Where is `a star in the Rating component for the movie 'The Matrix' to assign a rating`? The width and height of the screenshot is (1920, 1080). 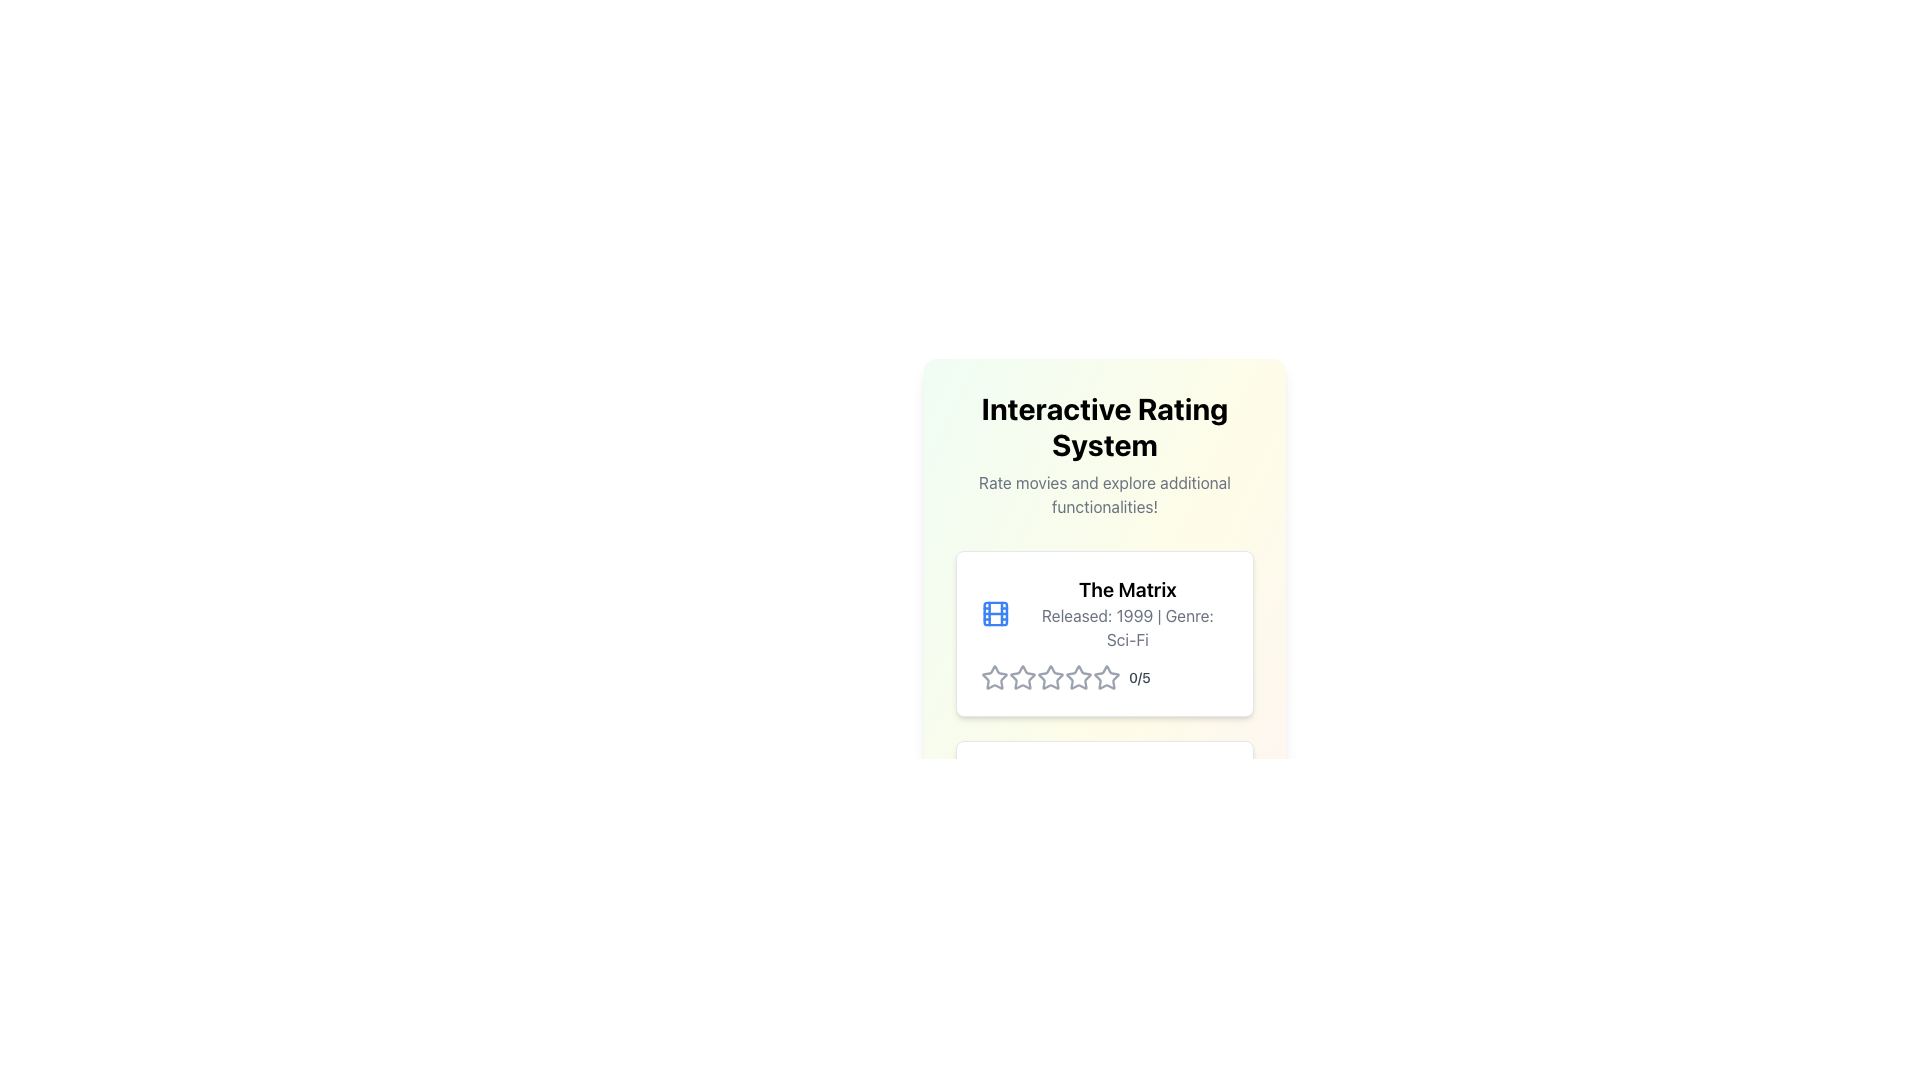 a star in the Rating component for the movie 'The Matrix' to assign a rating is located at coordinates (1103, 677).